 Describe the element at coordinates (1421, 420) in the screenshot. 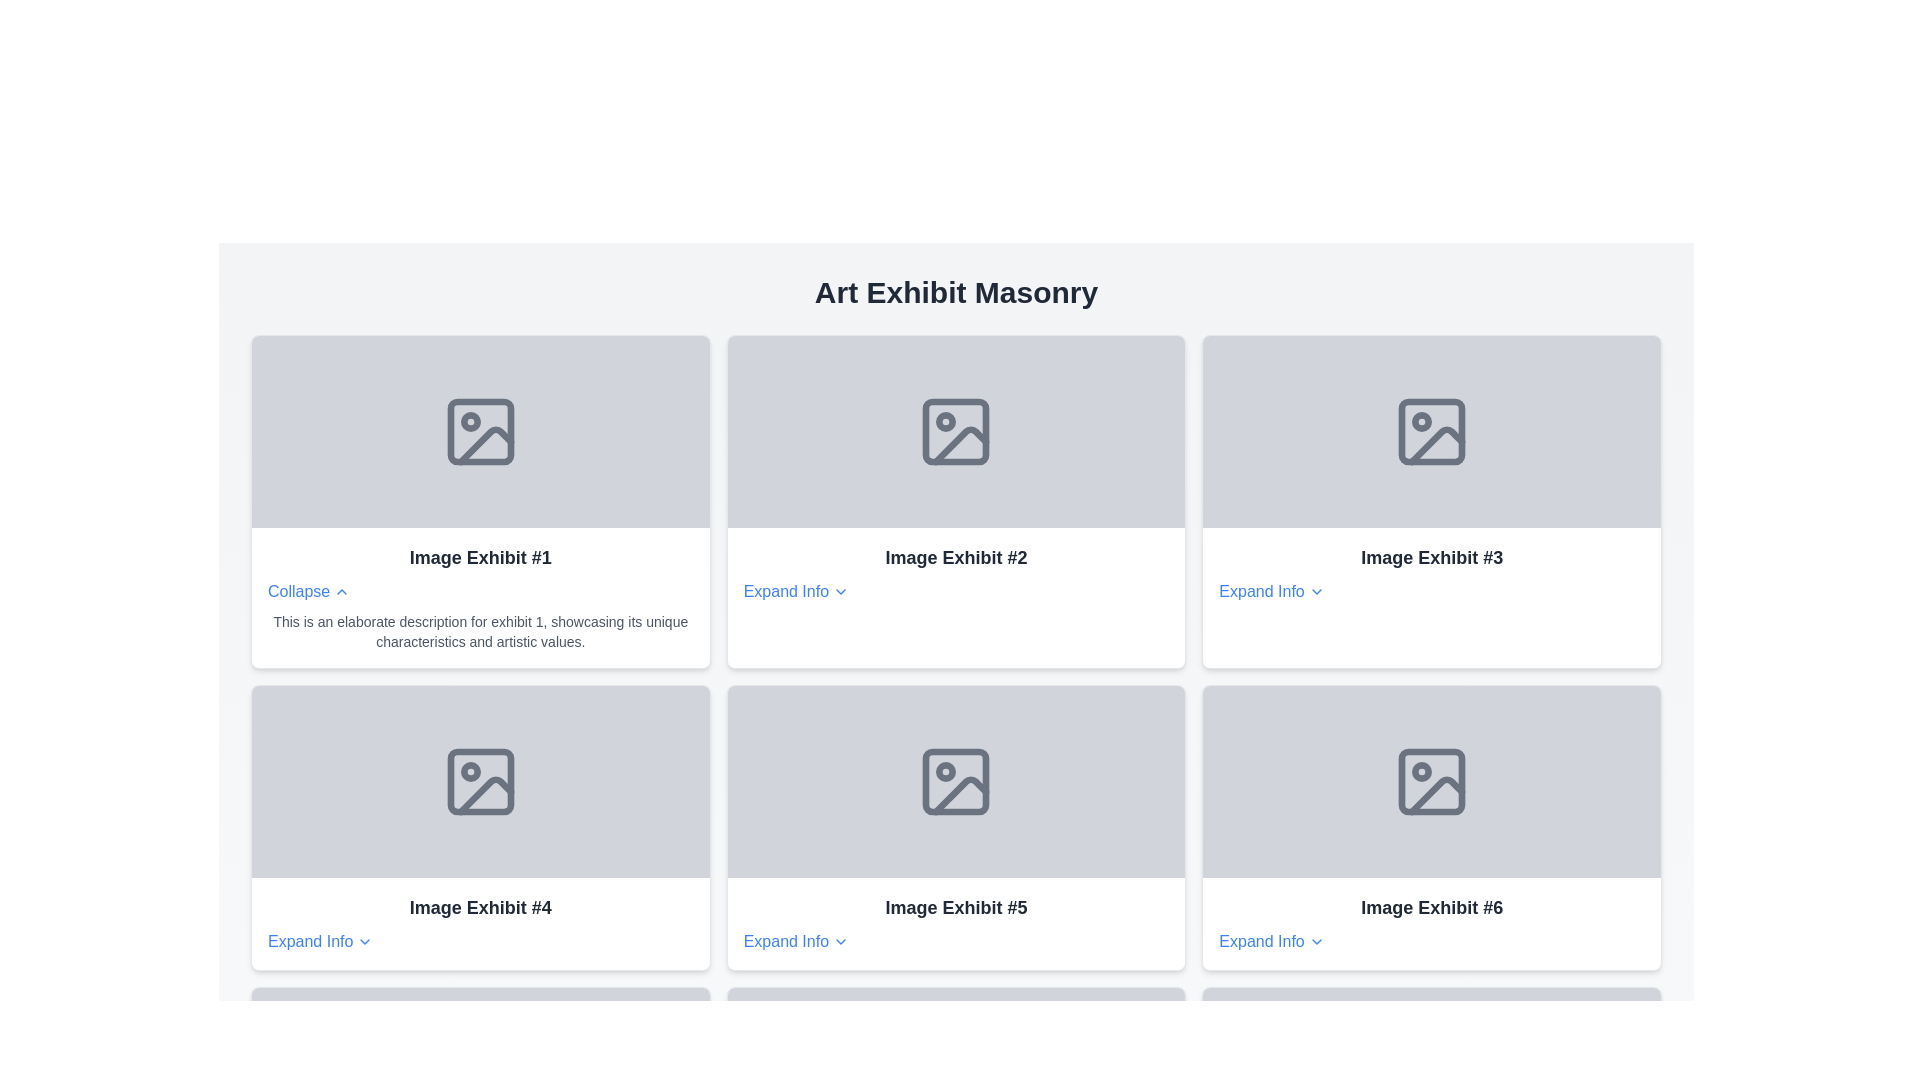

I see `the small circle element located in the upper-left region of the SVG icon within the 'Art Exhibit Masonry' grid layout` at that location.